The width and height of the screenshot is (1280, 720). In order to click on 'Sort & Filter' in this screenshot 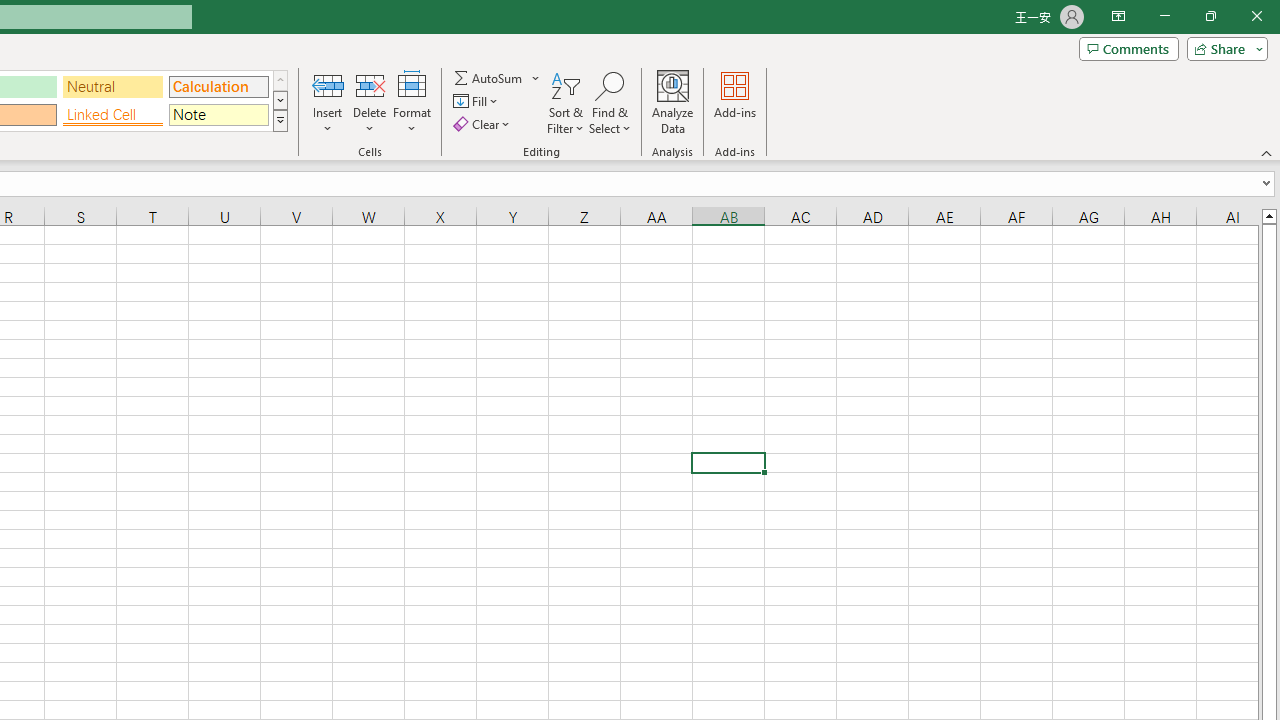, I will do `click(565, 103)`.